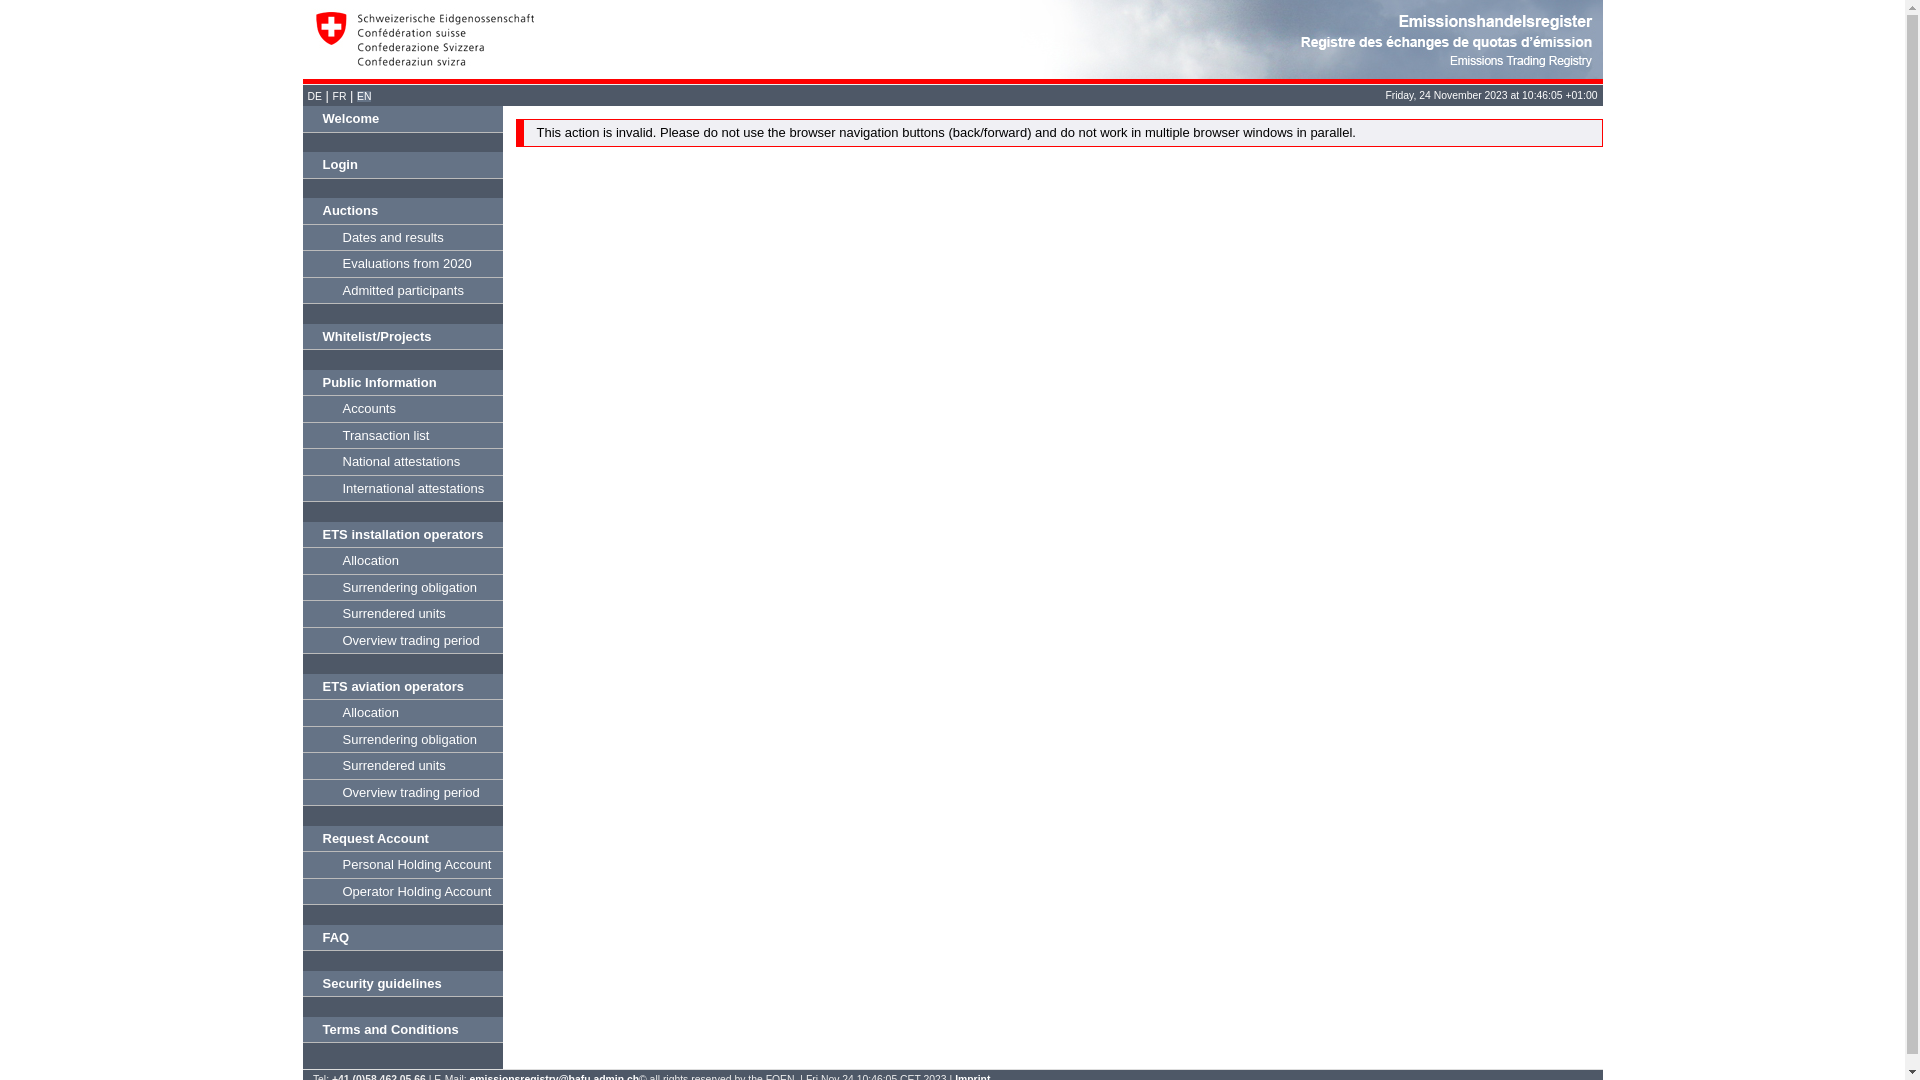 The image size is (1920, 1080). I want to click on 'National attestations', so click(401, 462).